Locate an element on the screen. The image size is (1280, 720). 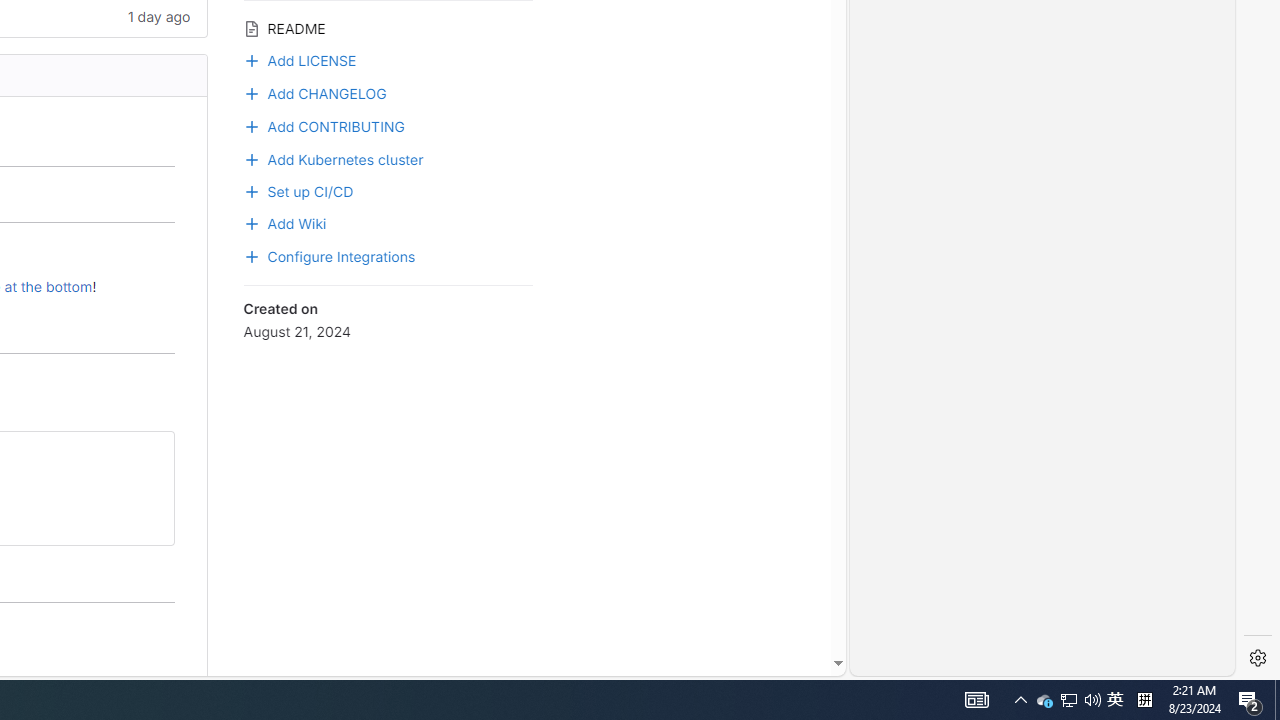
'Class: s16 icon gl-mr-3 gl-text-gray-500' is located at coordinates (250, 28).